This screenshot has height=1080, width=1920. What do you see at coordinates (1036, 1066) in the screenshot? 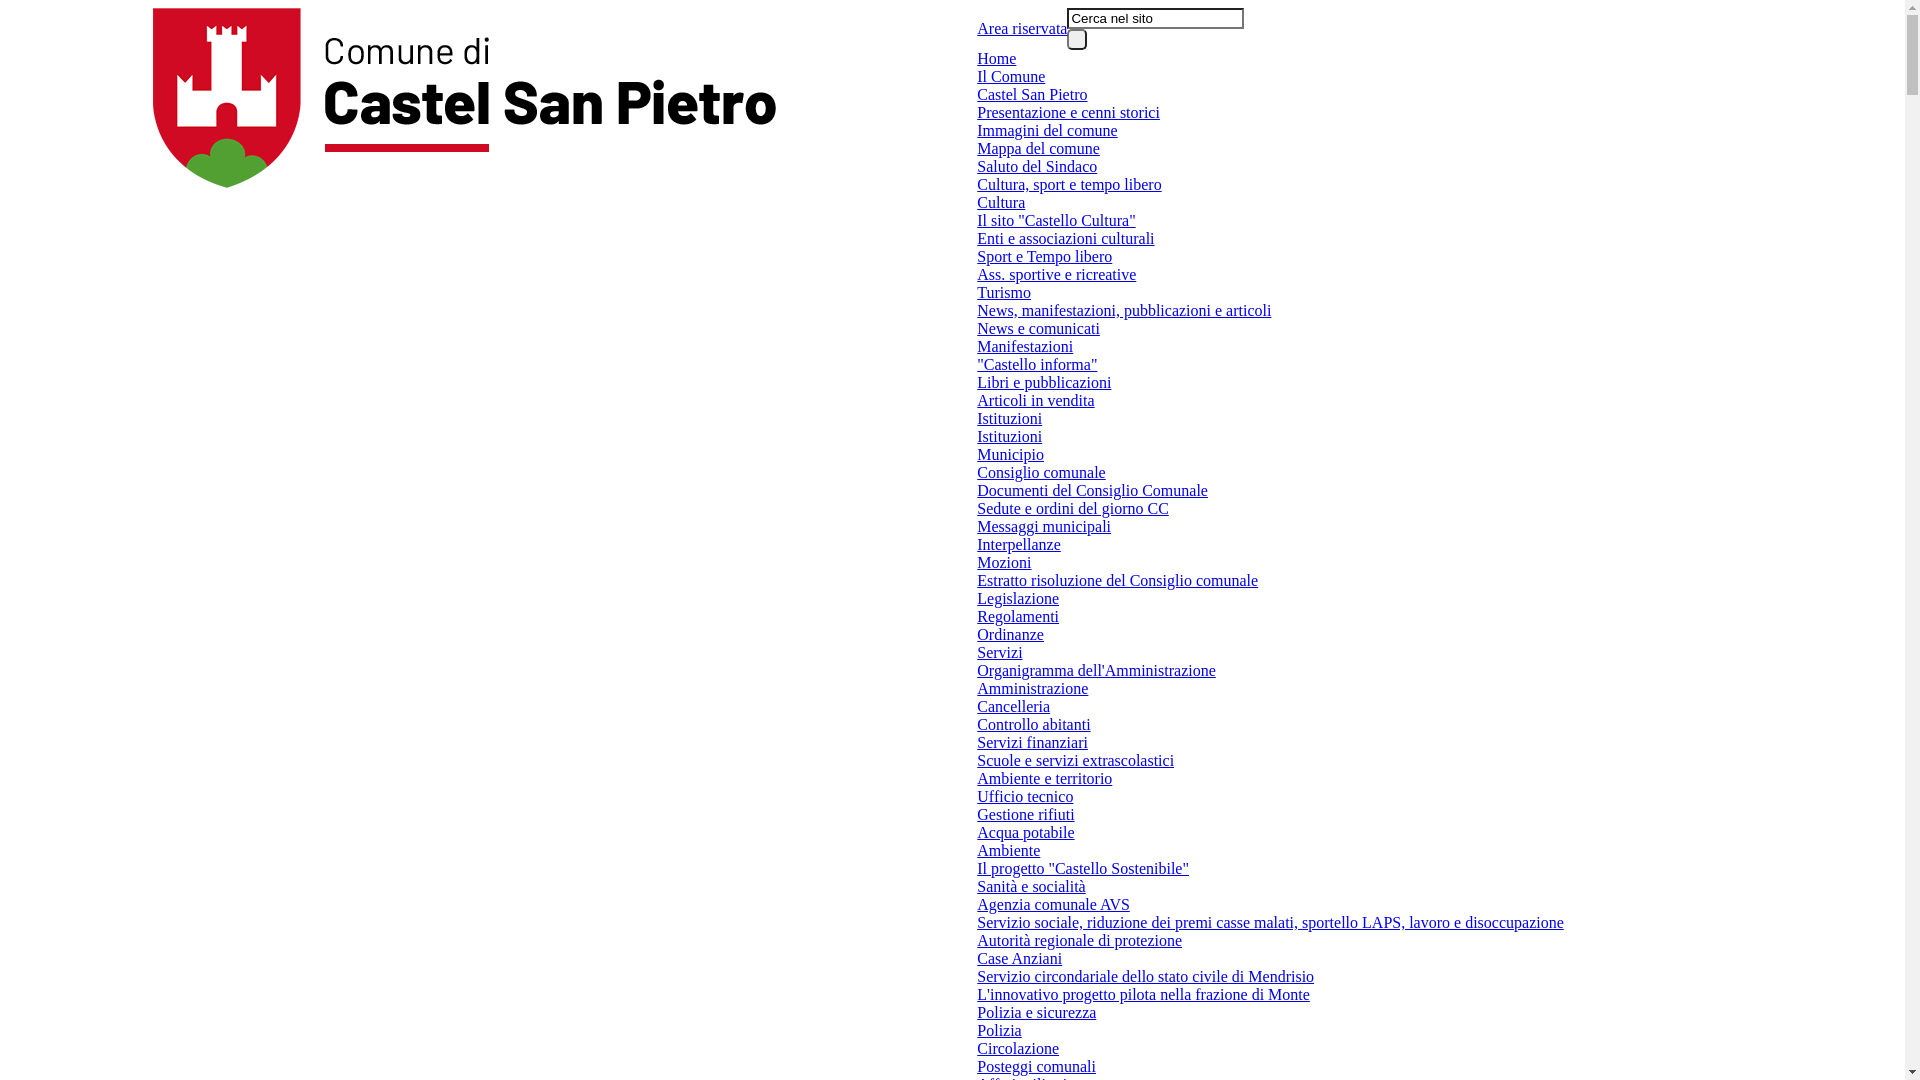
I see `'Posteggi comunali'` at bounding box center [1036, 1066].